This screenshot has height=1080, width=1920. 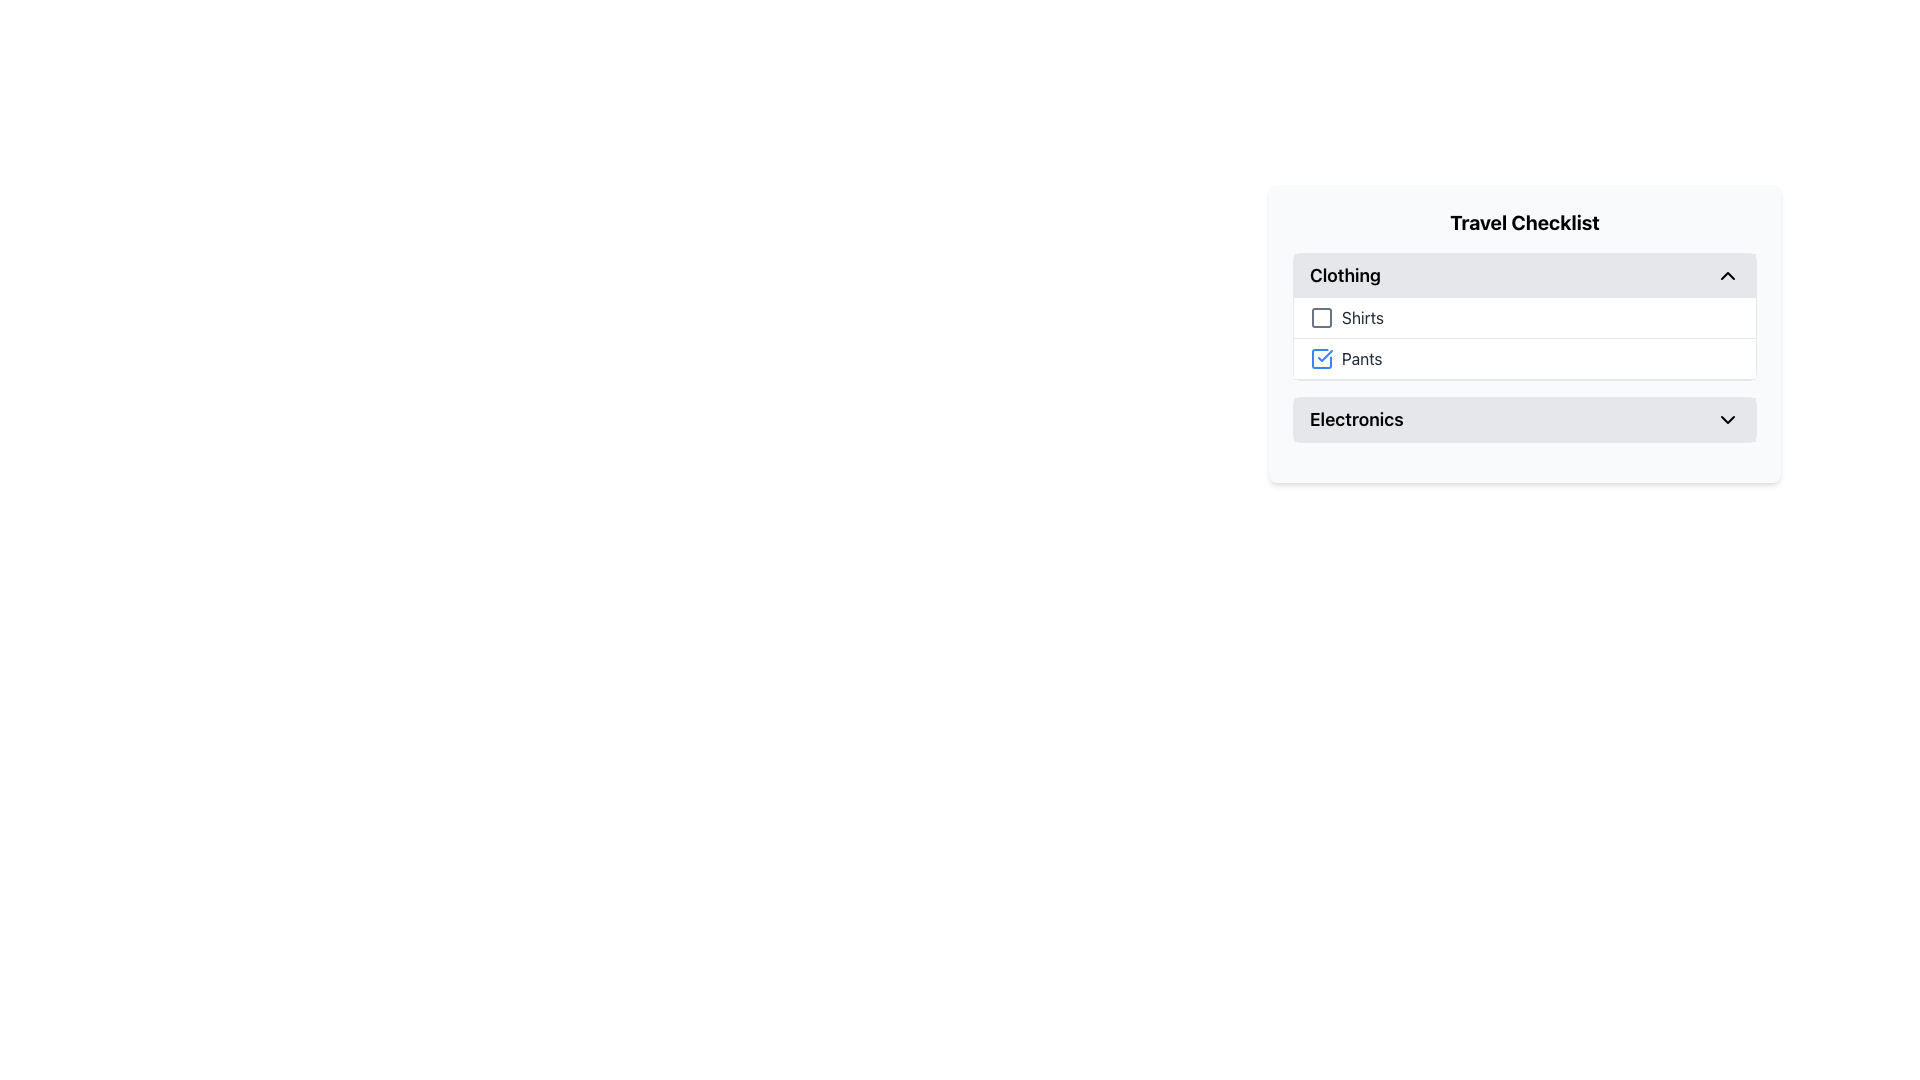 I want to click on the 'Shirts' and 'Pants' items in the Clothing checklist to trigger a potential color change or tooltip display, so click(x=1524, y=338).